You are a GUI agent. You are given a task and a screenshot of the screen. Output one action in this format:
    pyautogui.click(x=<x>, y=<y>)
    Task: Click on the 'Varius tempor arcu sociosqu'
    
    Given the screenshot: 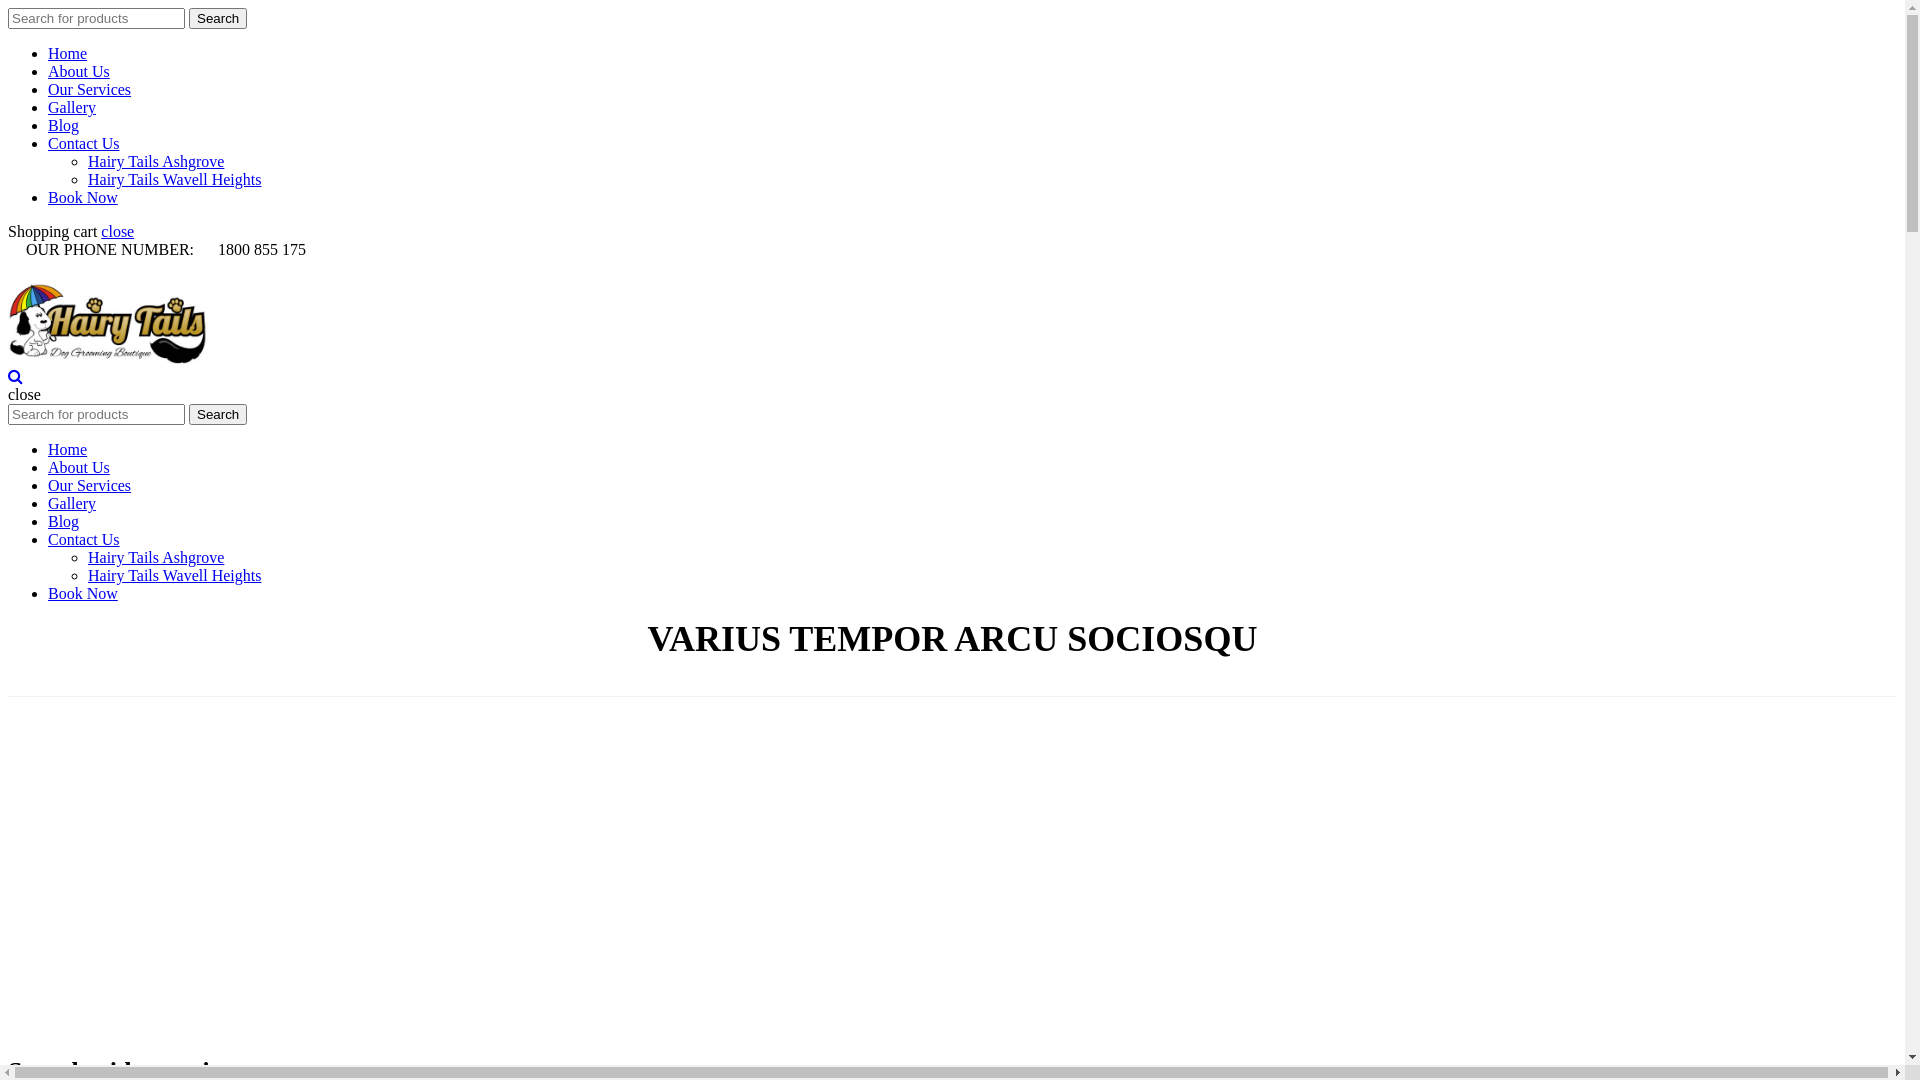 What is the action you would take?
    pyautogui.click(x=894, y=672)
    